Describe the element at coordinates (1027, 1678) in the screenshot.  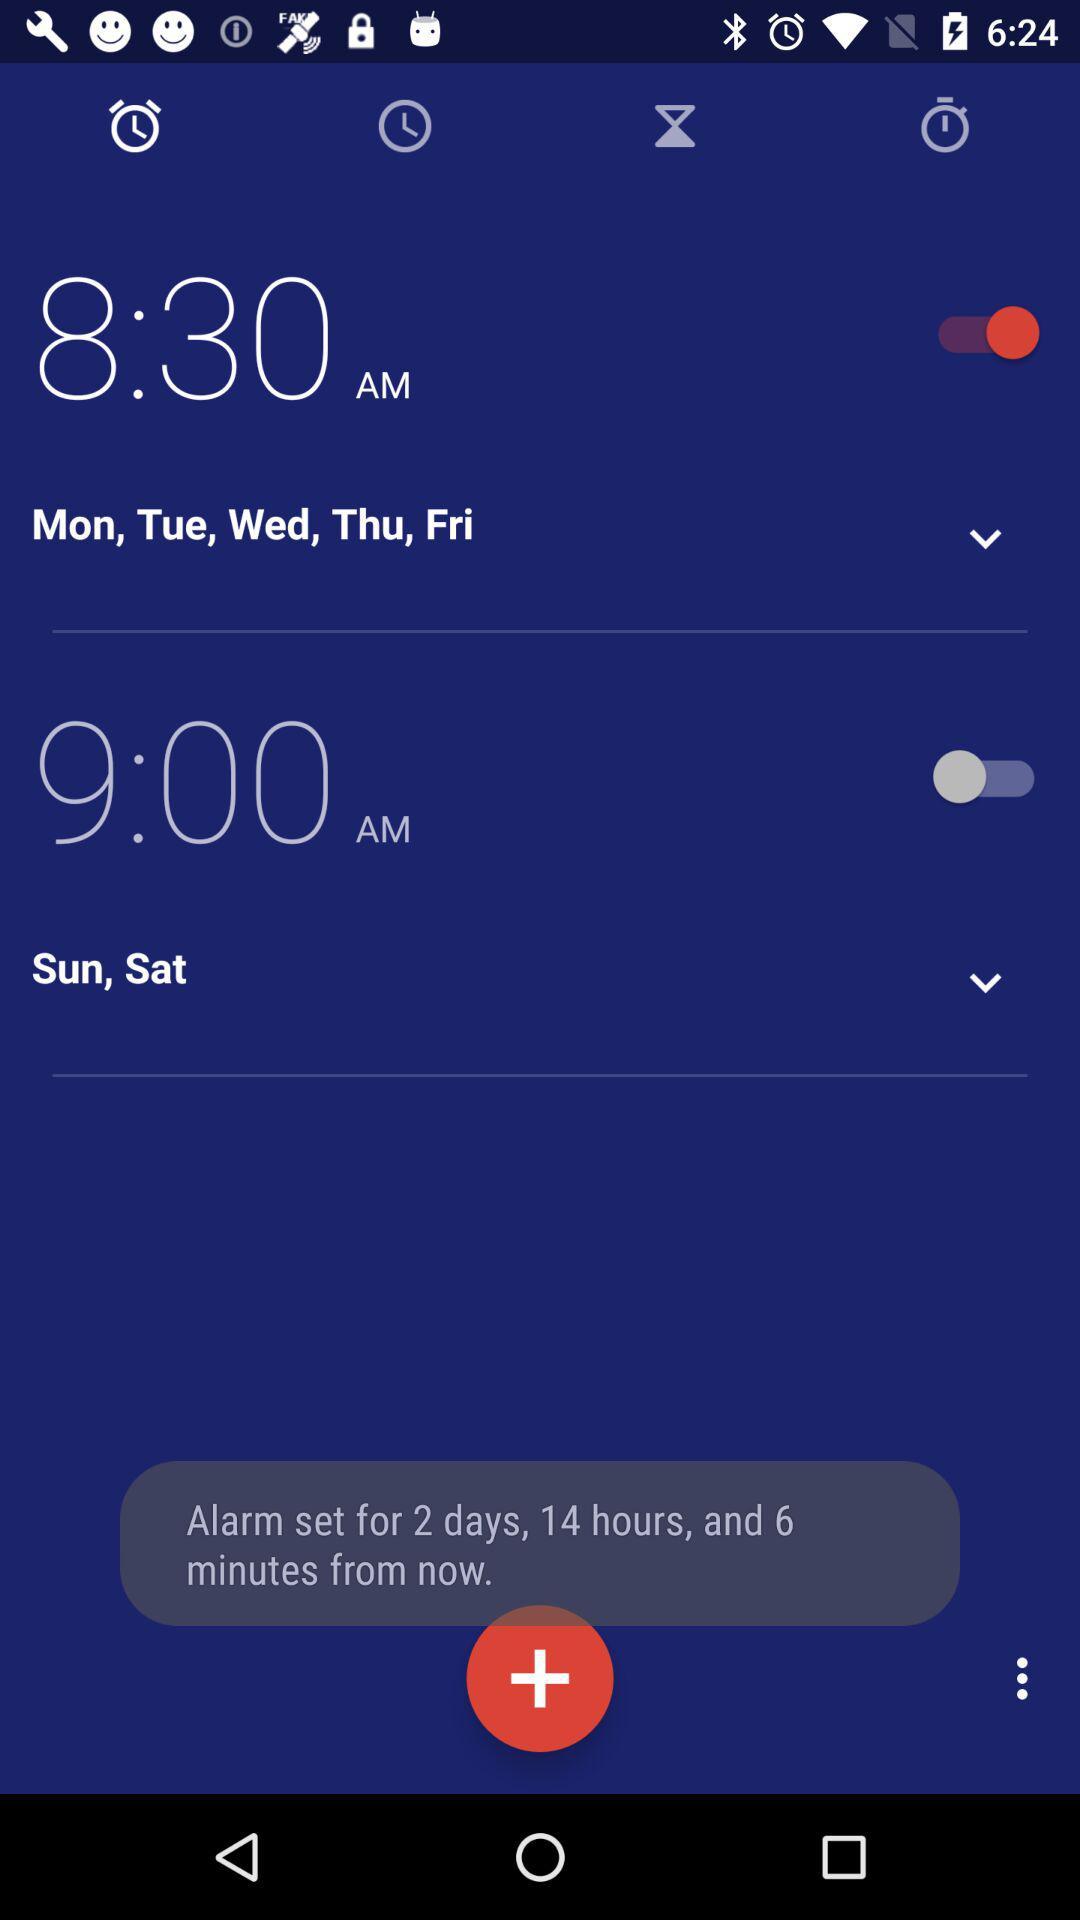
I see `the more icon` at that location.